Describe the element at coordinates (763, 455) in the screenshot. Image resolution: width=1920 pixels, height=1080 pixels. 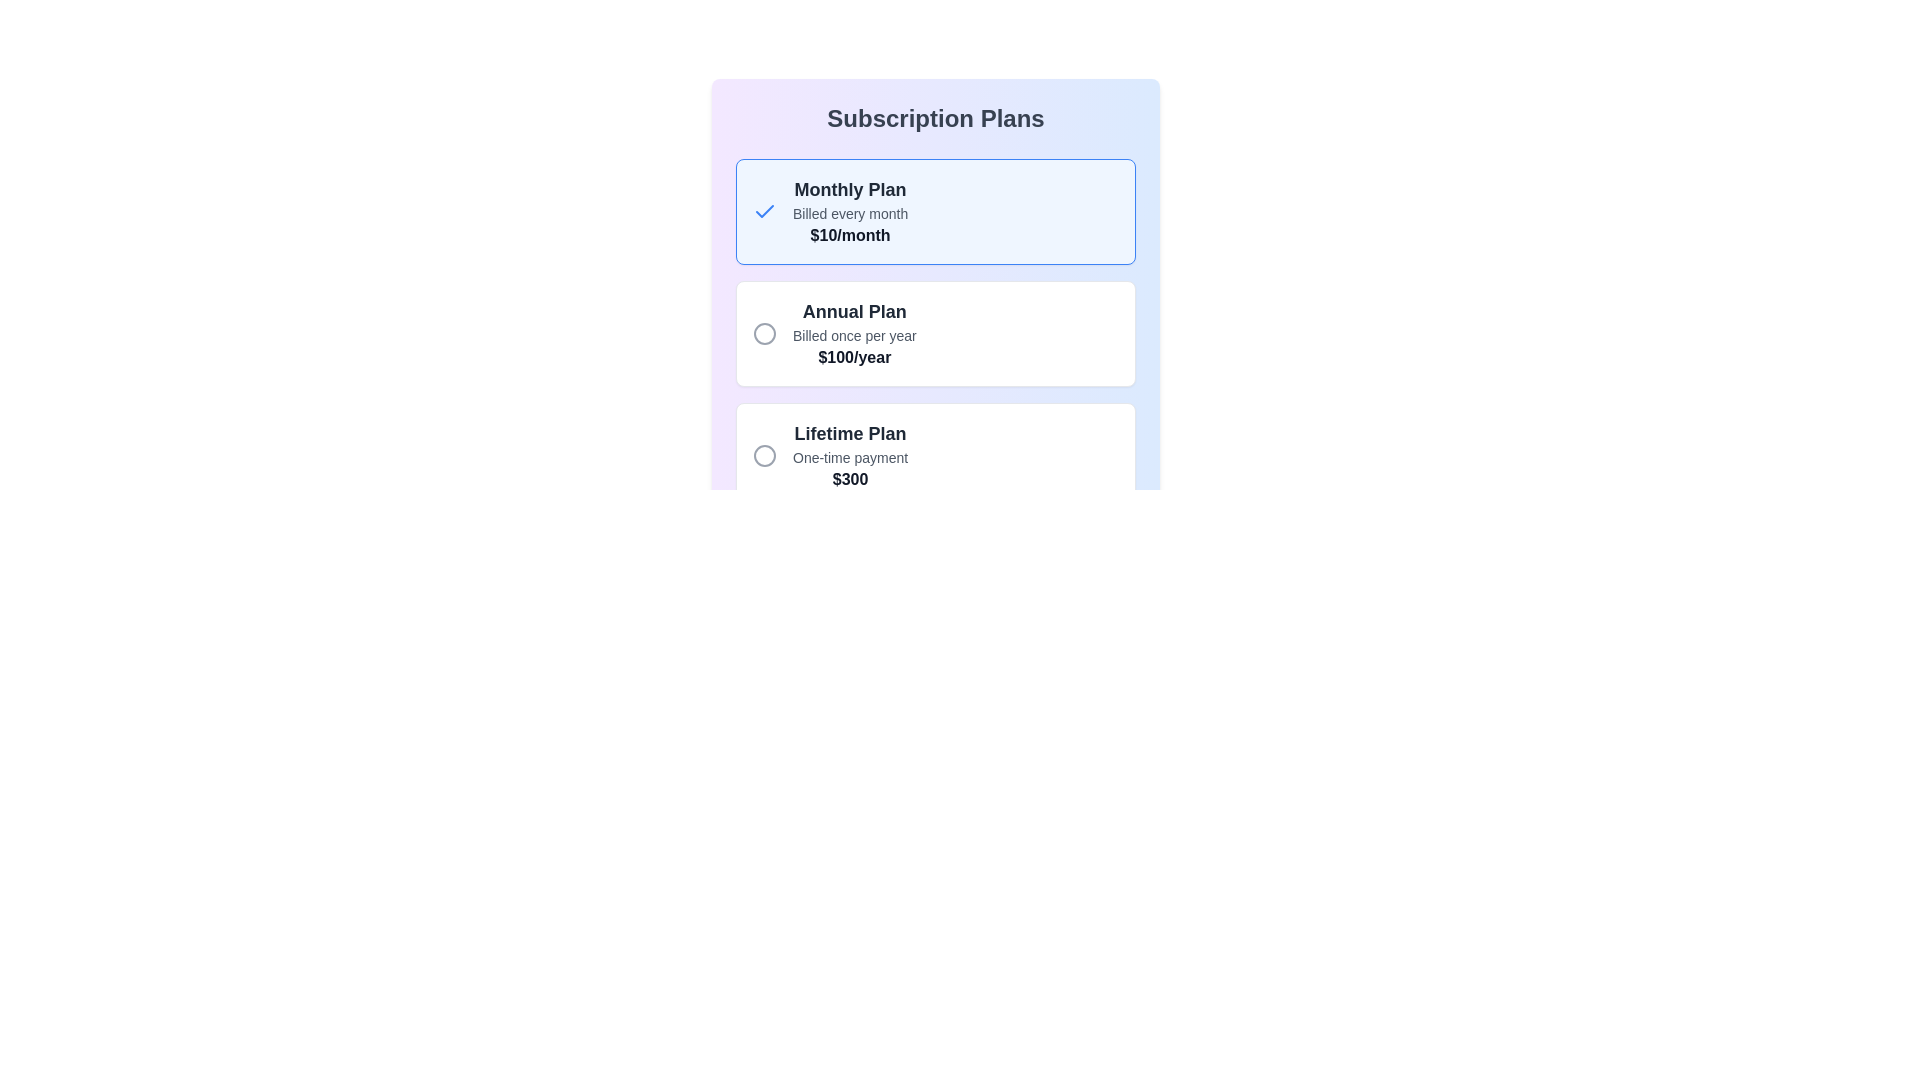
I see `the circular radio button located to the left of the 'Lifetime Plan' text` at that location.